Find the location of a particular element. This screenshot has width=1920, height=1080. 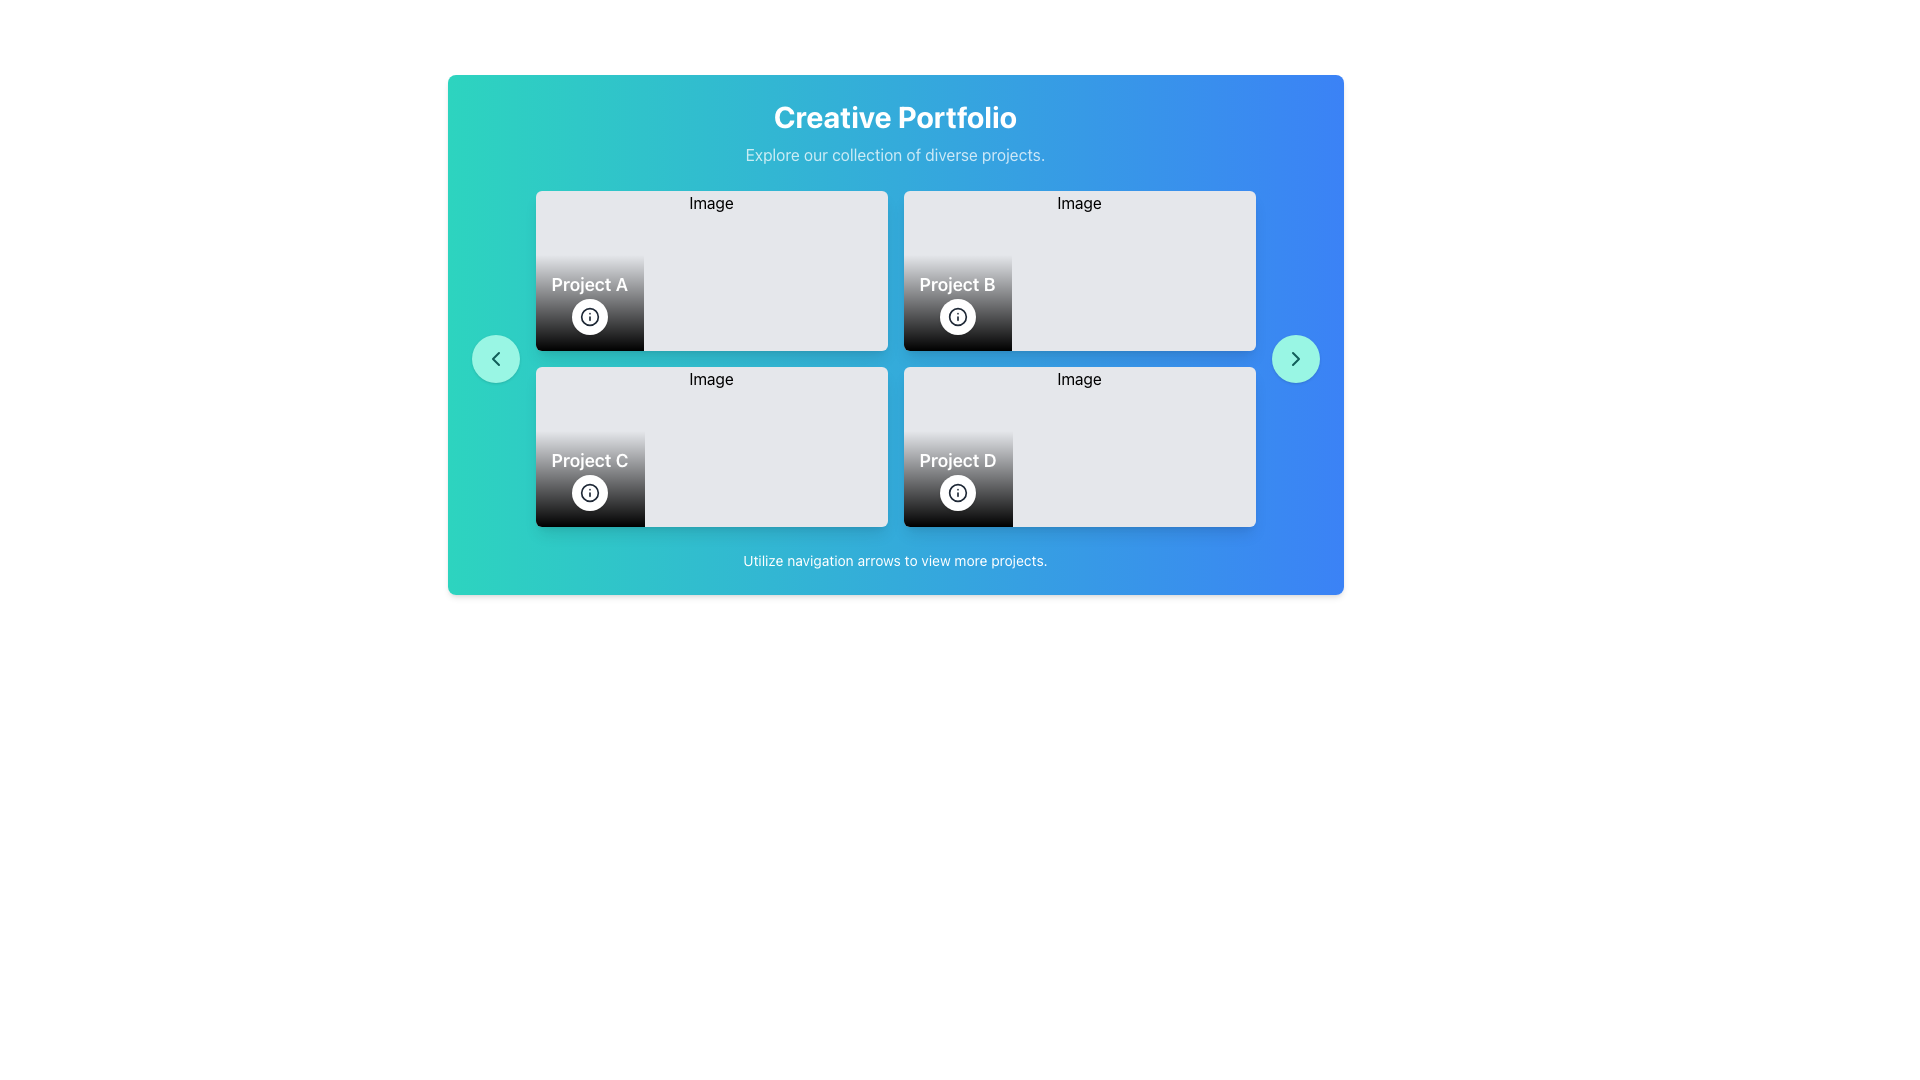

the header text component at the top-center of the interface, which indicates the purpose of showcasing a creative portfolio is located at coordinates (894, 116).